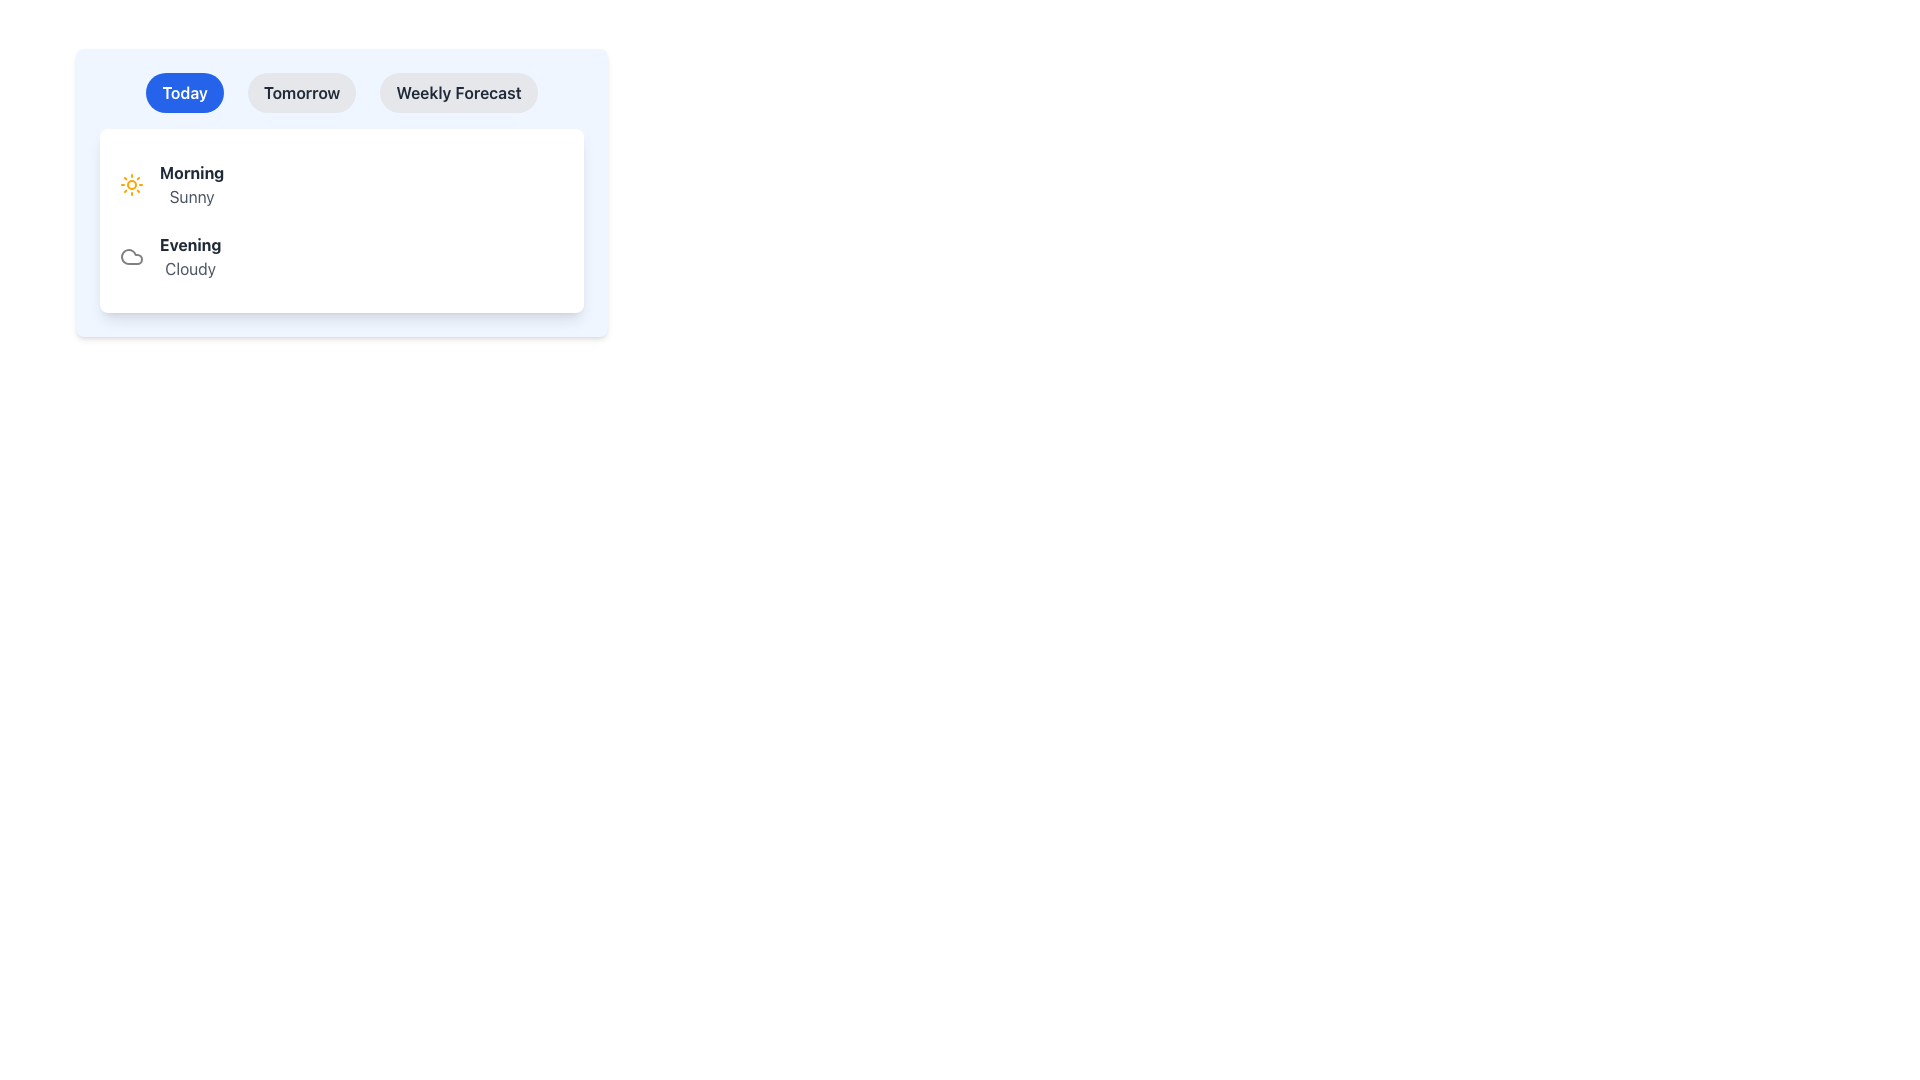 This screenshot has height=1080, width=1920. I want to click on the gray cloud icon associated with the 'Evening' section, located to the left of the text 'Evening', so click(131, 256).